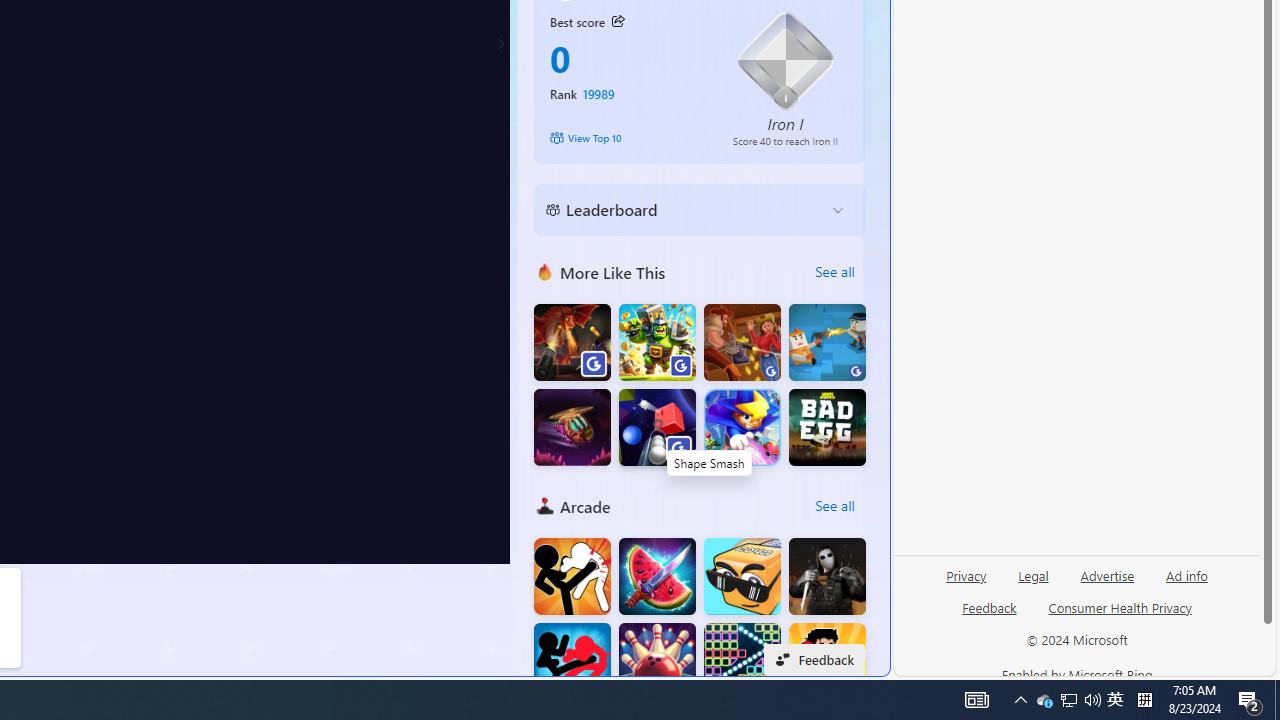 The width and height of the screenshot is (1280, 720). I want to click on 'Castle Of Magic', so click(741, 426).